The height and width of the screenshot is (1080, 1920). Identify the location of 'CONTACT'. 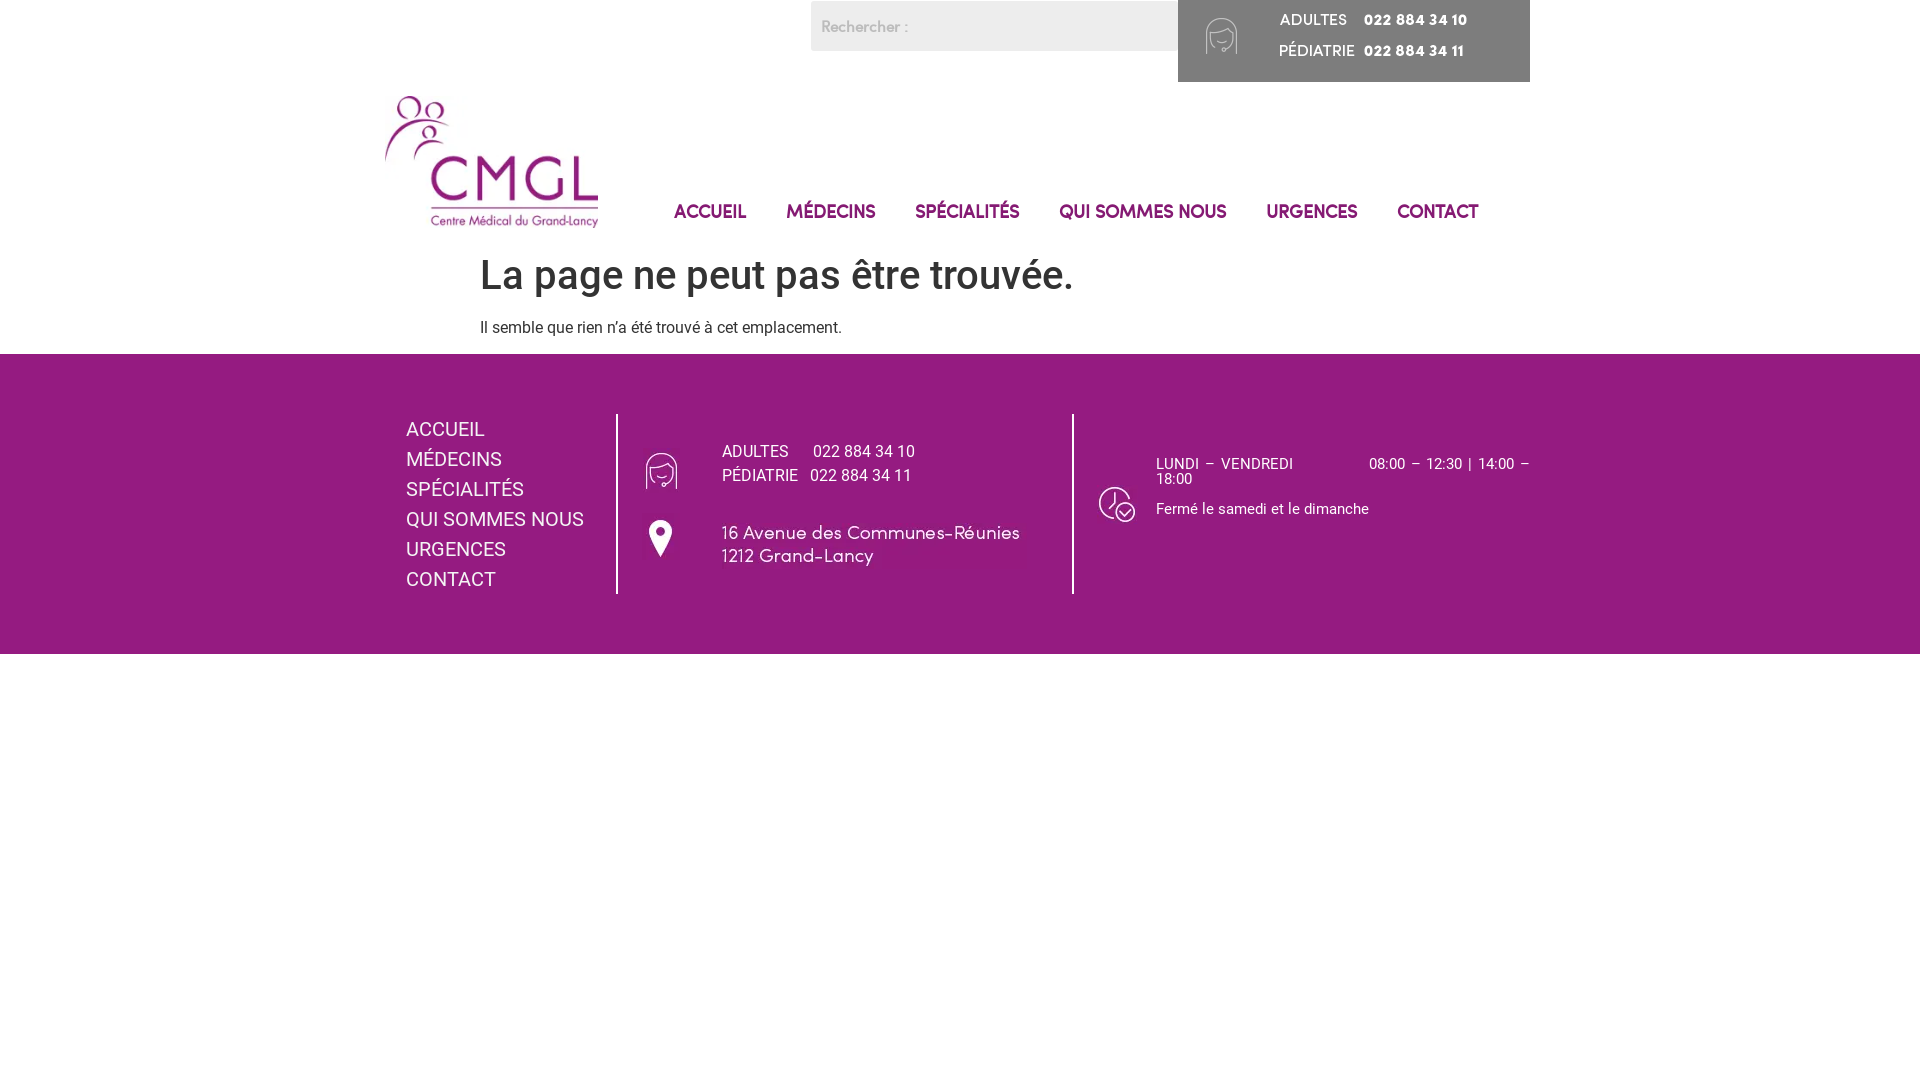
(502, 578).